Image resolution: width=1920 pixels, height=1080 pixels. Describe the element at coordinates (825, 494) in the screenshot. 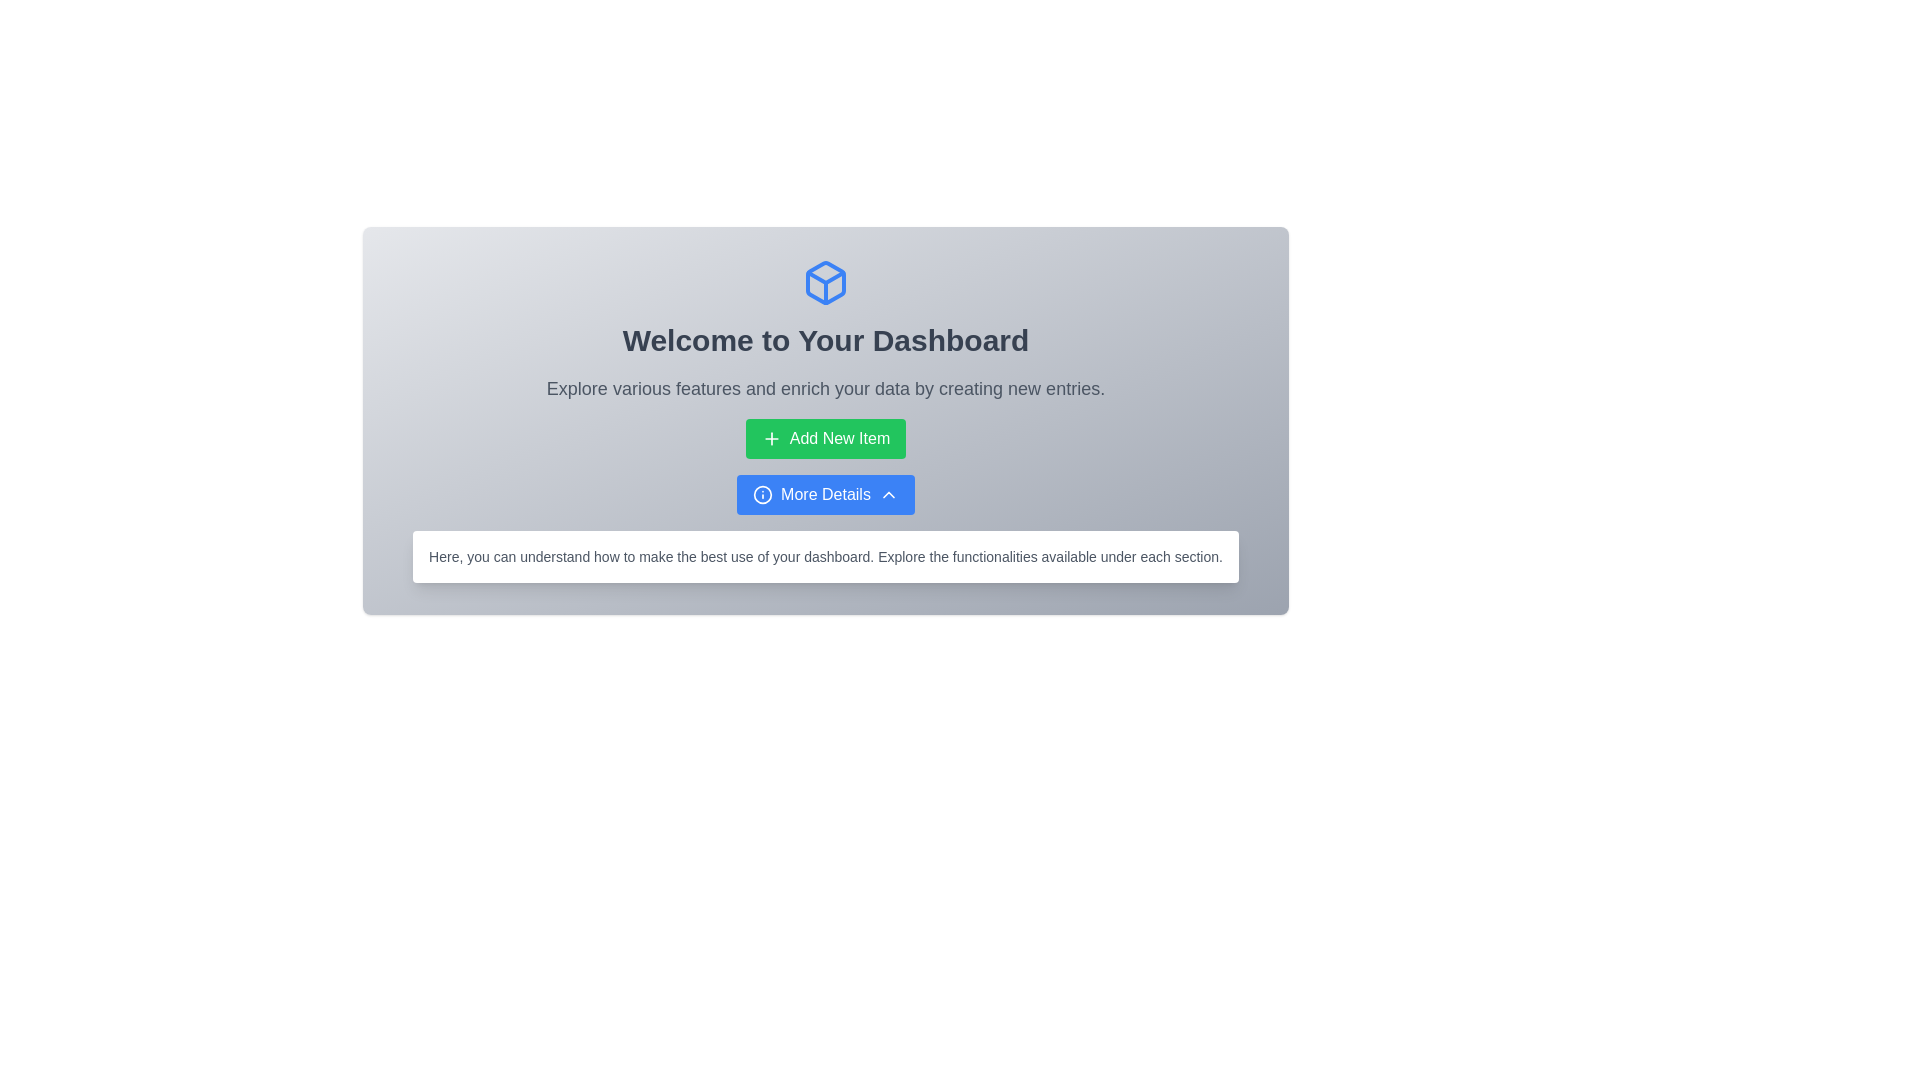

I see `the button located directly below the green 'Add New Item' button in the dashboard to observe a visual effect` at that location.